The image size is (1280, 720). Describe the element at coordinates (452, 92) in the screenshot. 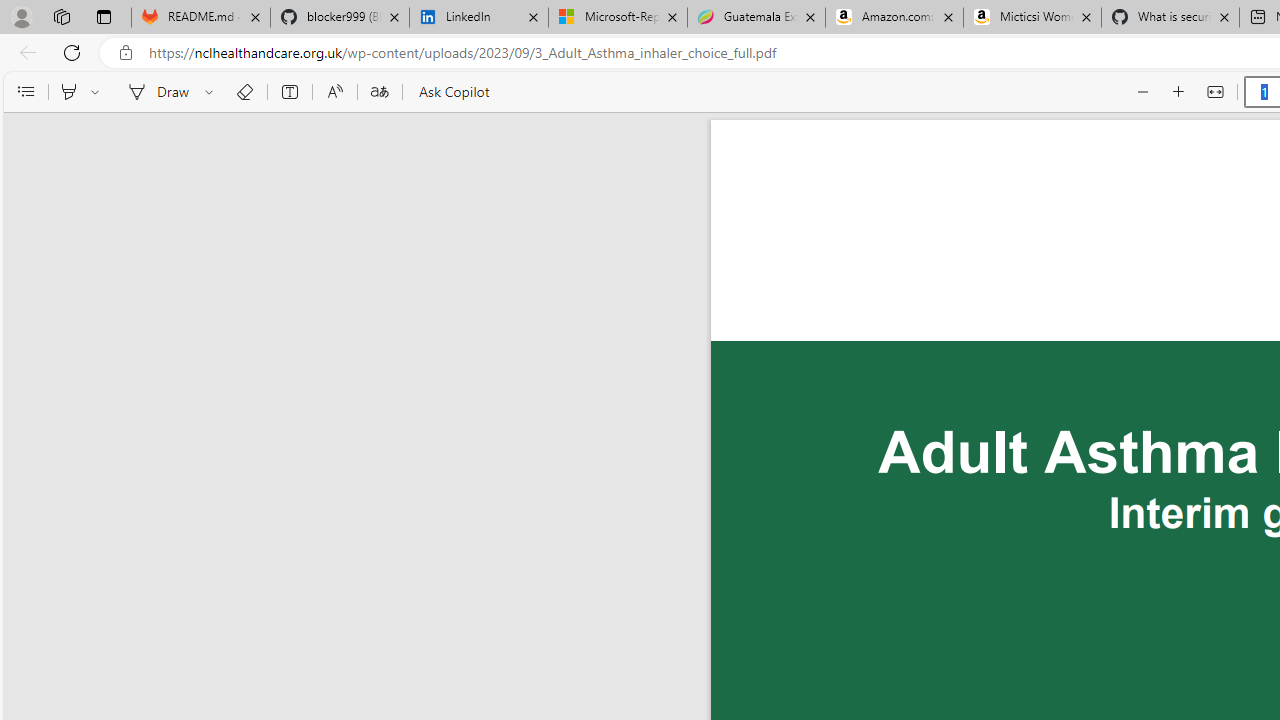

I see `'Ask Copilot'` at that location.